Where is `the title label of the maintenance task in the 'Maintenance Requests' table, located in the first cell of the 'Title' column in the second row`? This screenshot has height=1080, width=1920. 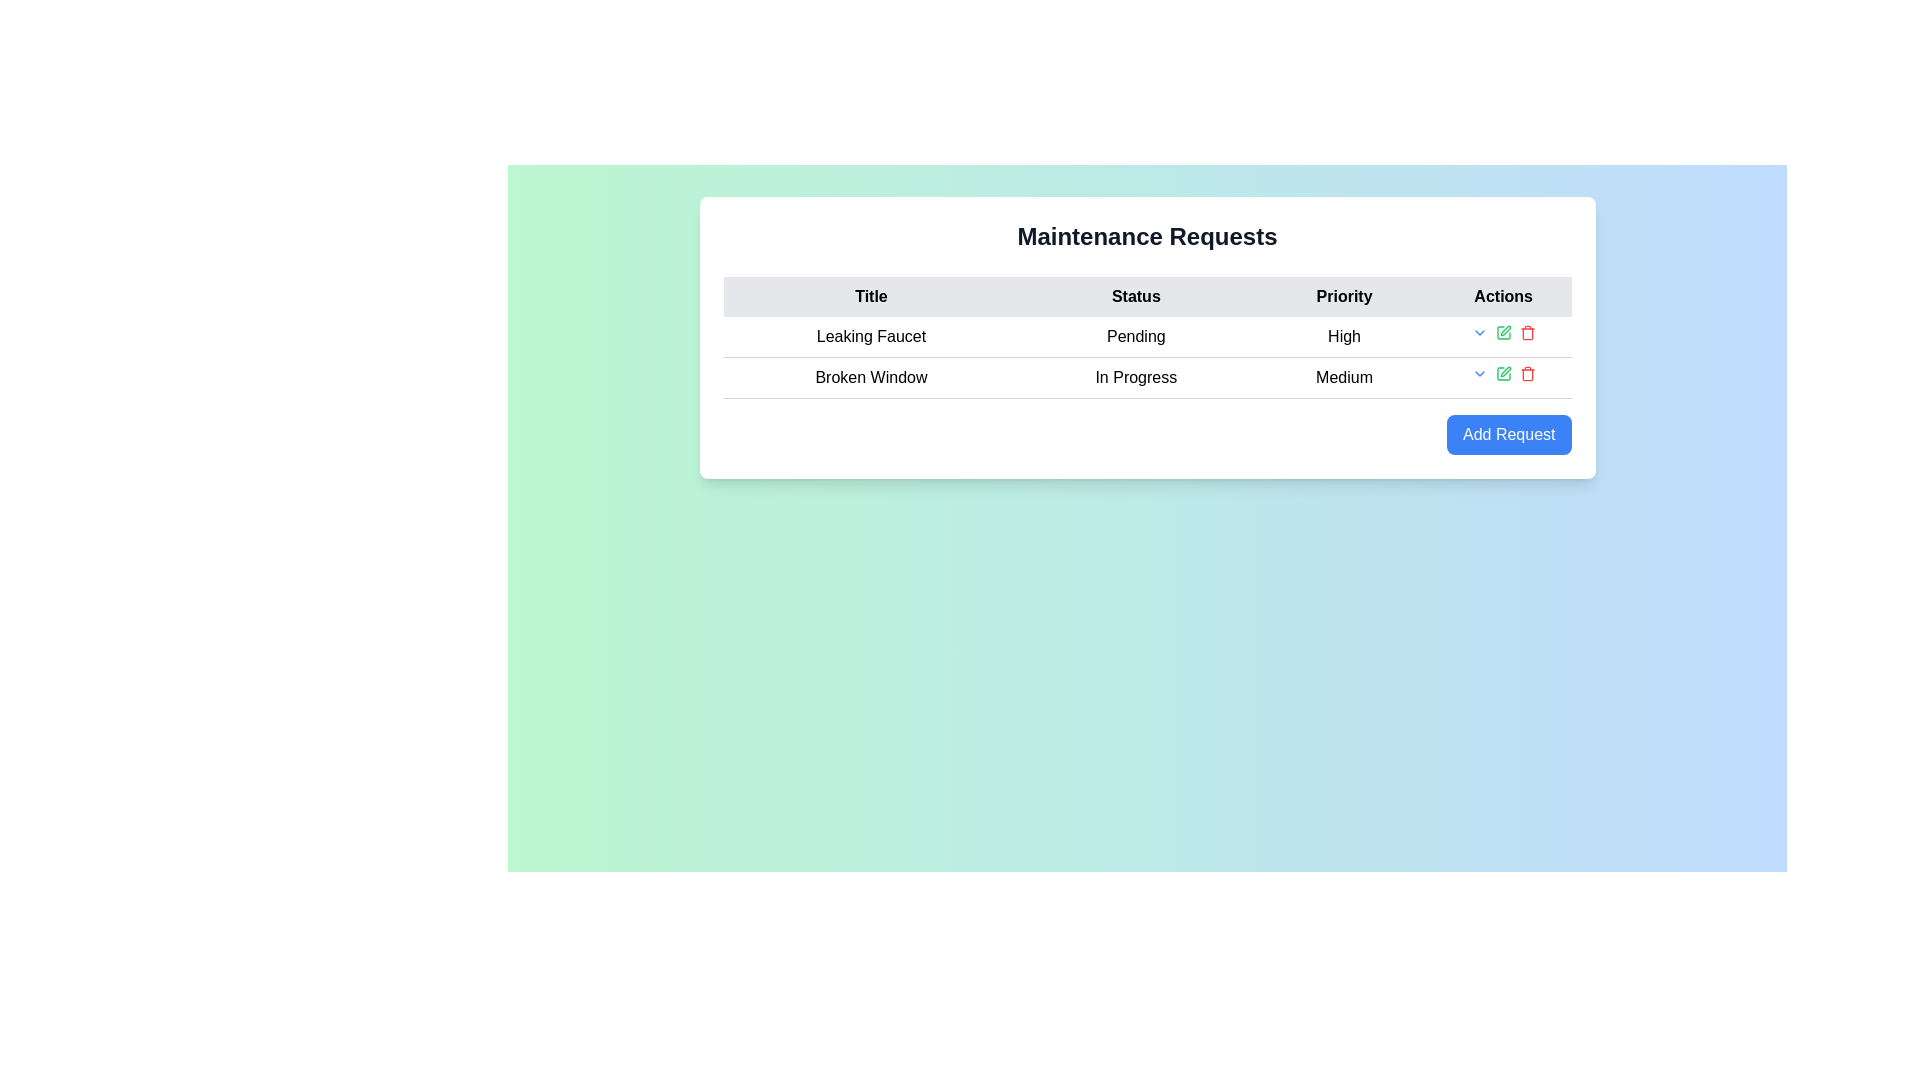 the title label of the maintenance task in the 'Maintenance Requests' table, located in the first cell of the 'Title' column in the second row is located at coordinates (871, 378).